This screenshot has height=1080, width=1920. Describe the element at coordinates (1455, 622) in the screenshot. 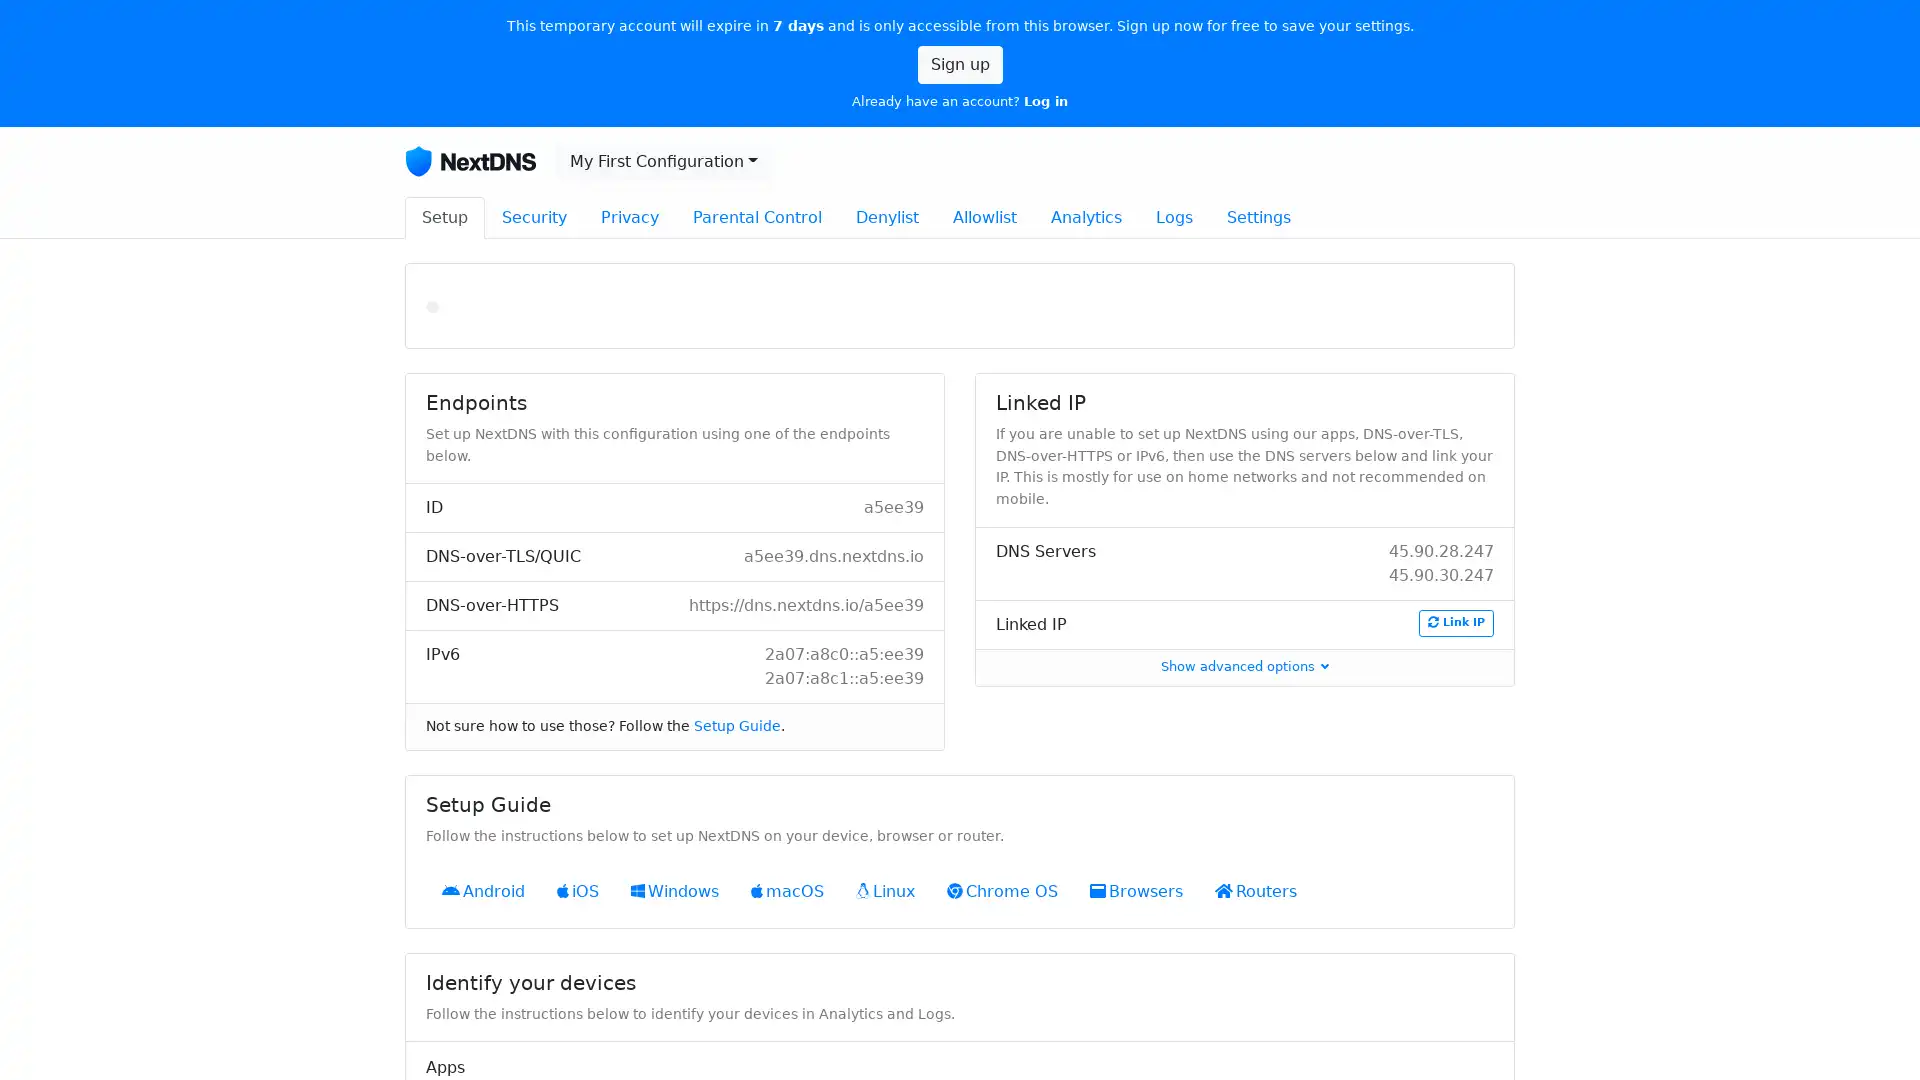

I see `Link IP` at that location.